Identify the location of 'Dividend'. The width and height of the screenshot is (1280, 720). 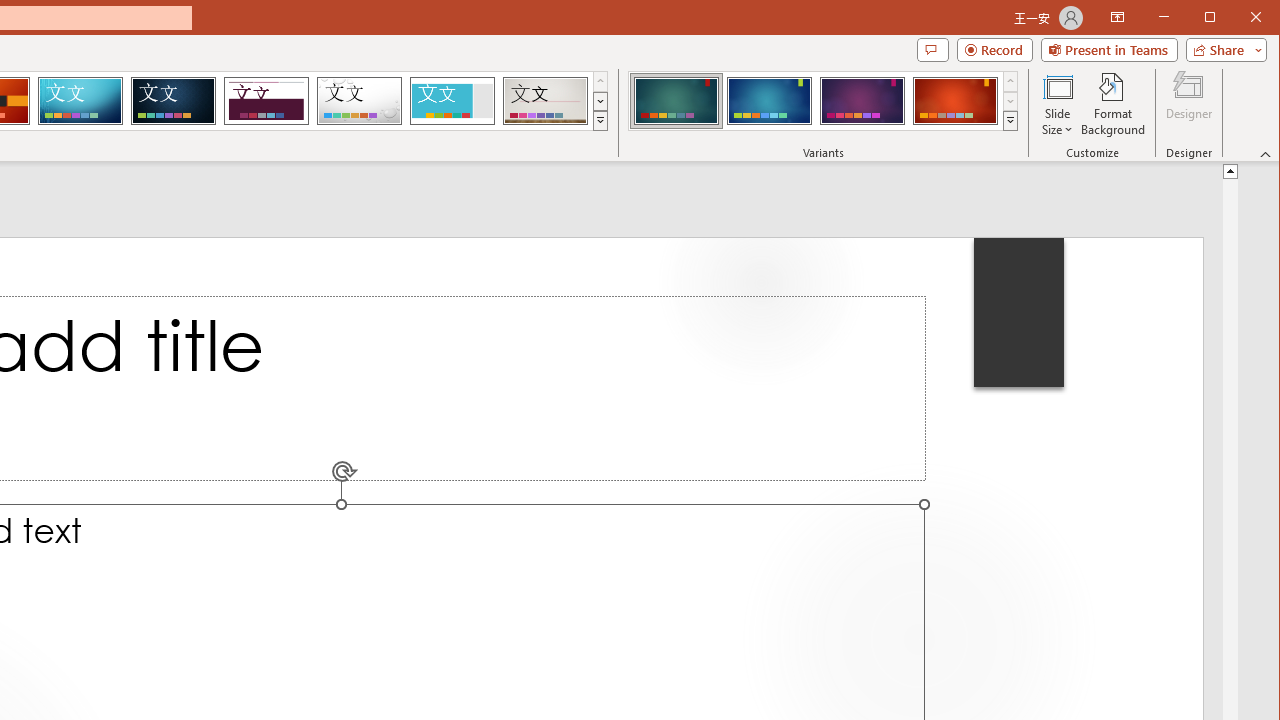
(265, 100).